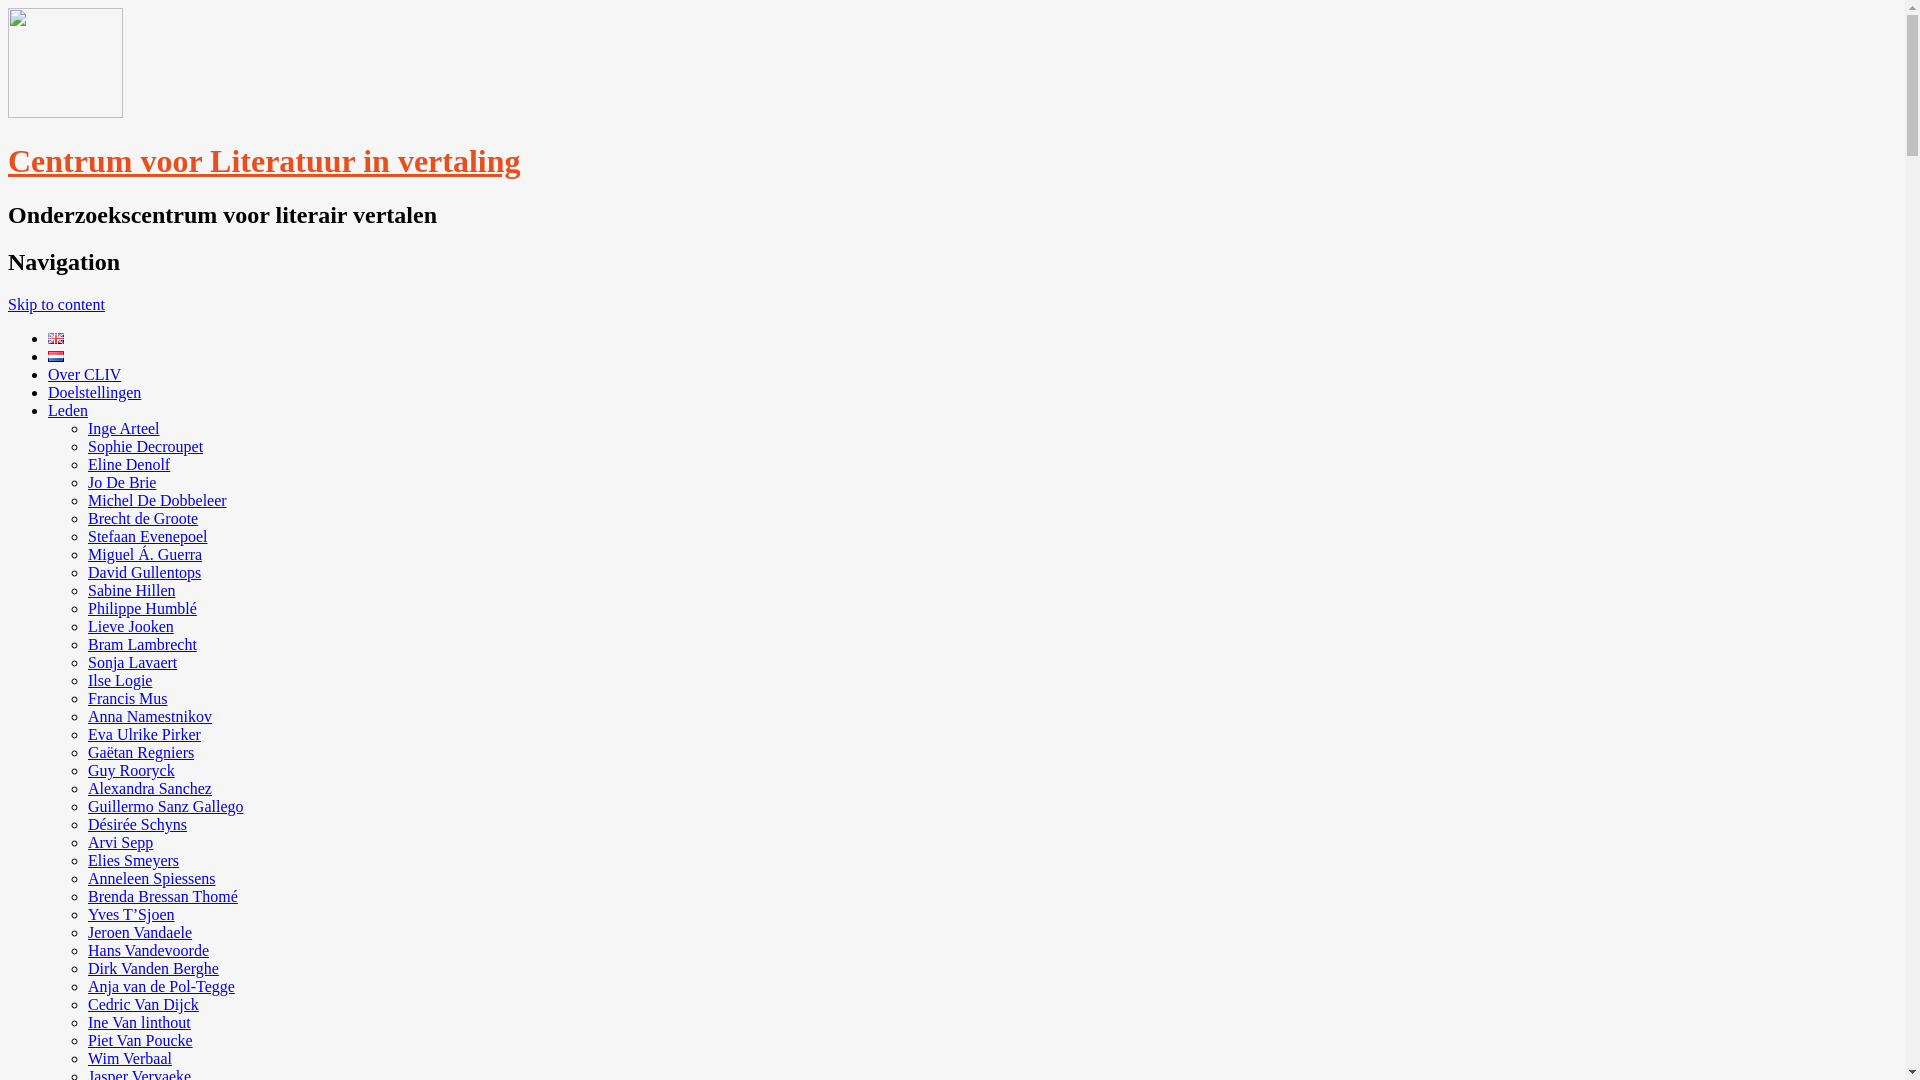  What do you see at coordinates (86, 427) in the screenshot?
I see `'Inge Arteel'` at bounding box center [86, 427].